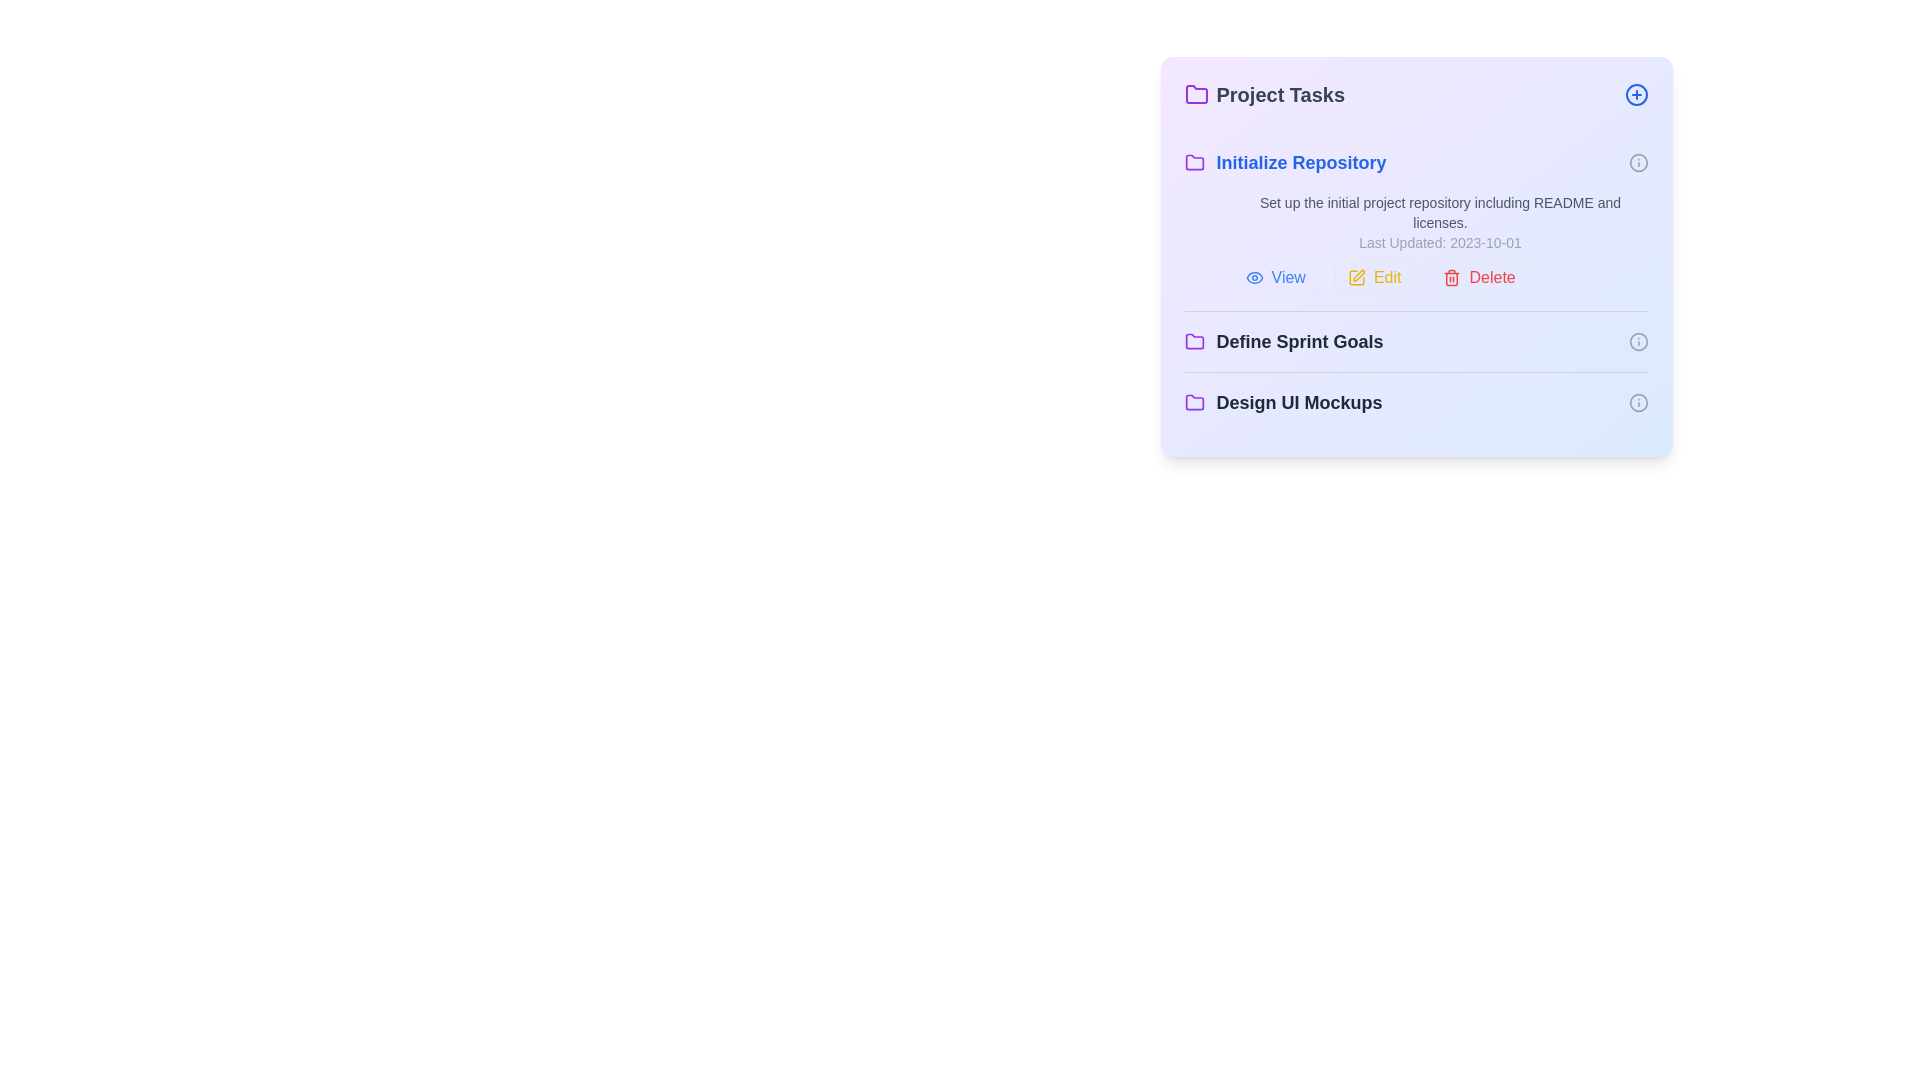 The width and height of the screenshot is (1920, 1080). Describe the element at coordinates (1253, 277) in the screenshot. I see `the 'view' icon located at the top-right corner of the 'Initialize Repository' task listing` at that location.